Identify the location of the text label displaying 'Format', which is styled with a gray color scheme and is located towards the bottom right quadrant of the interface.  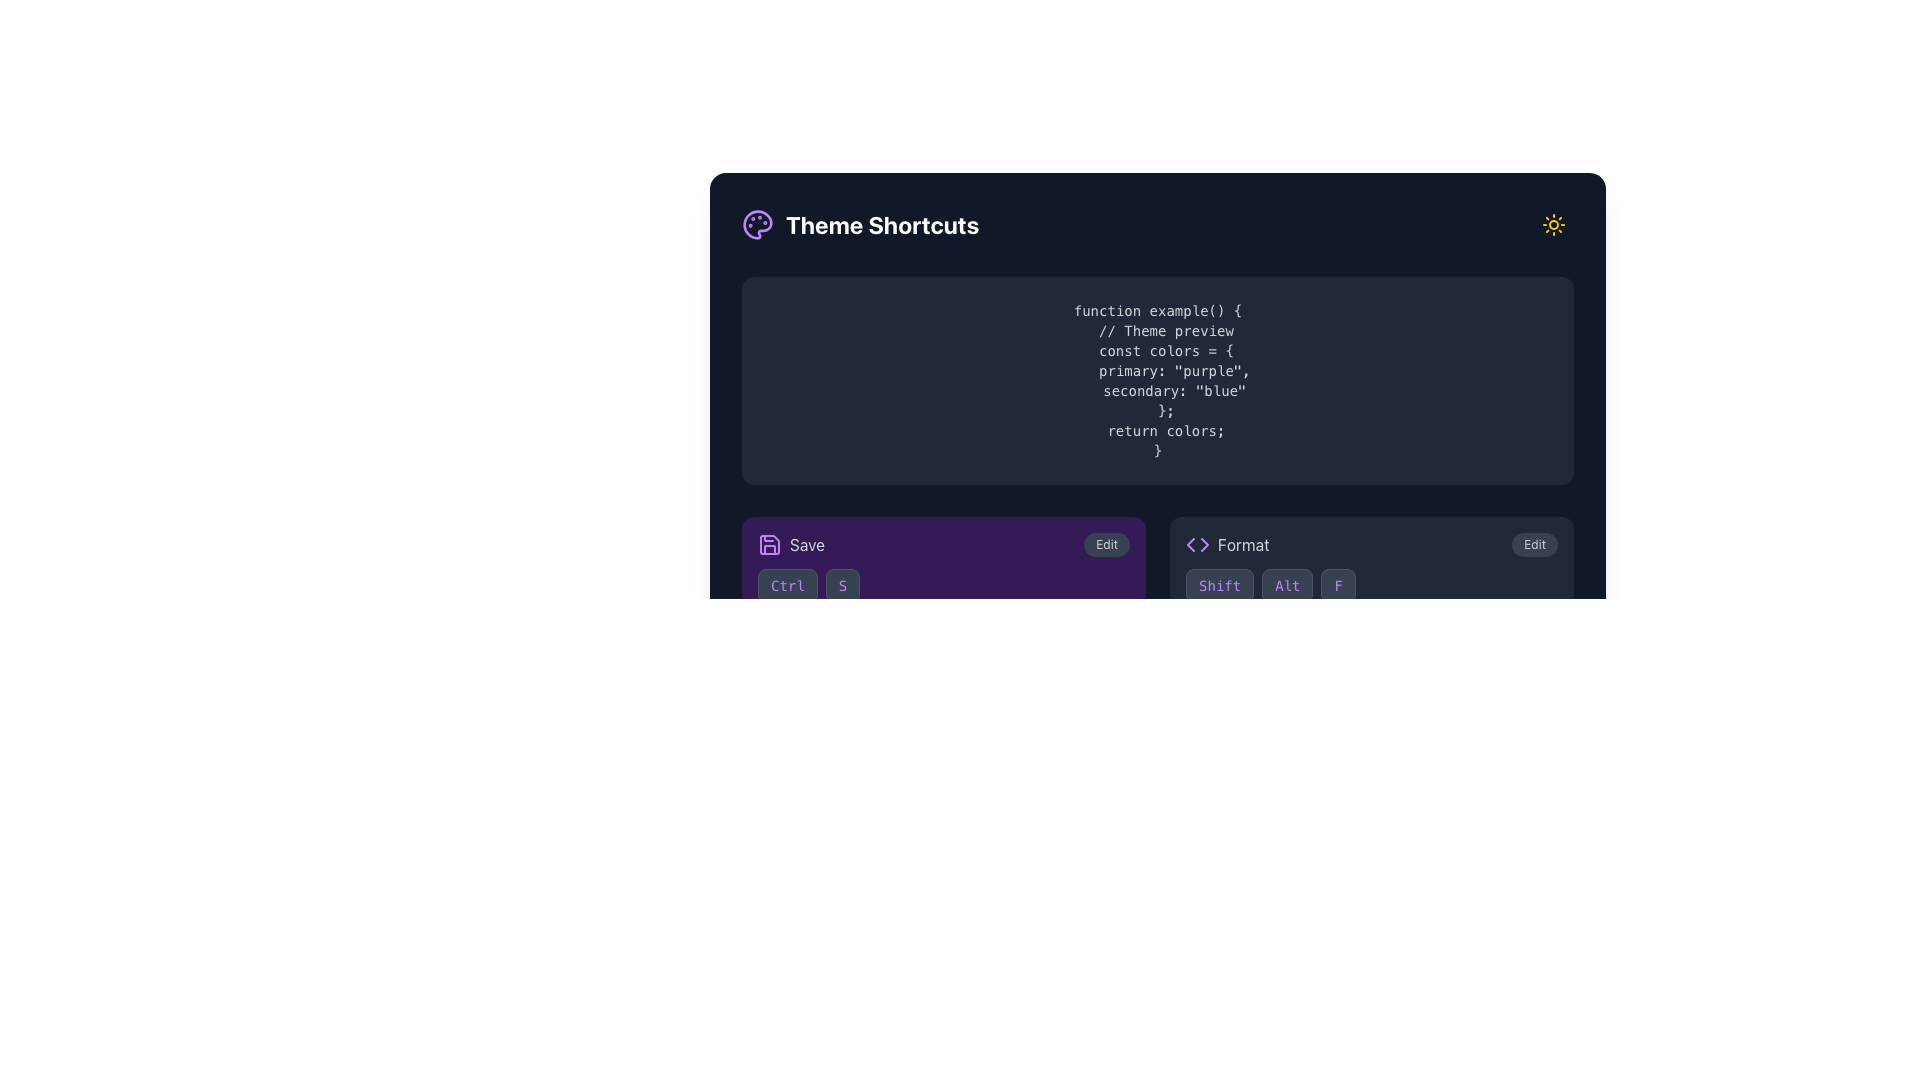
(1242, 544).